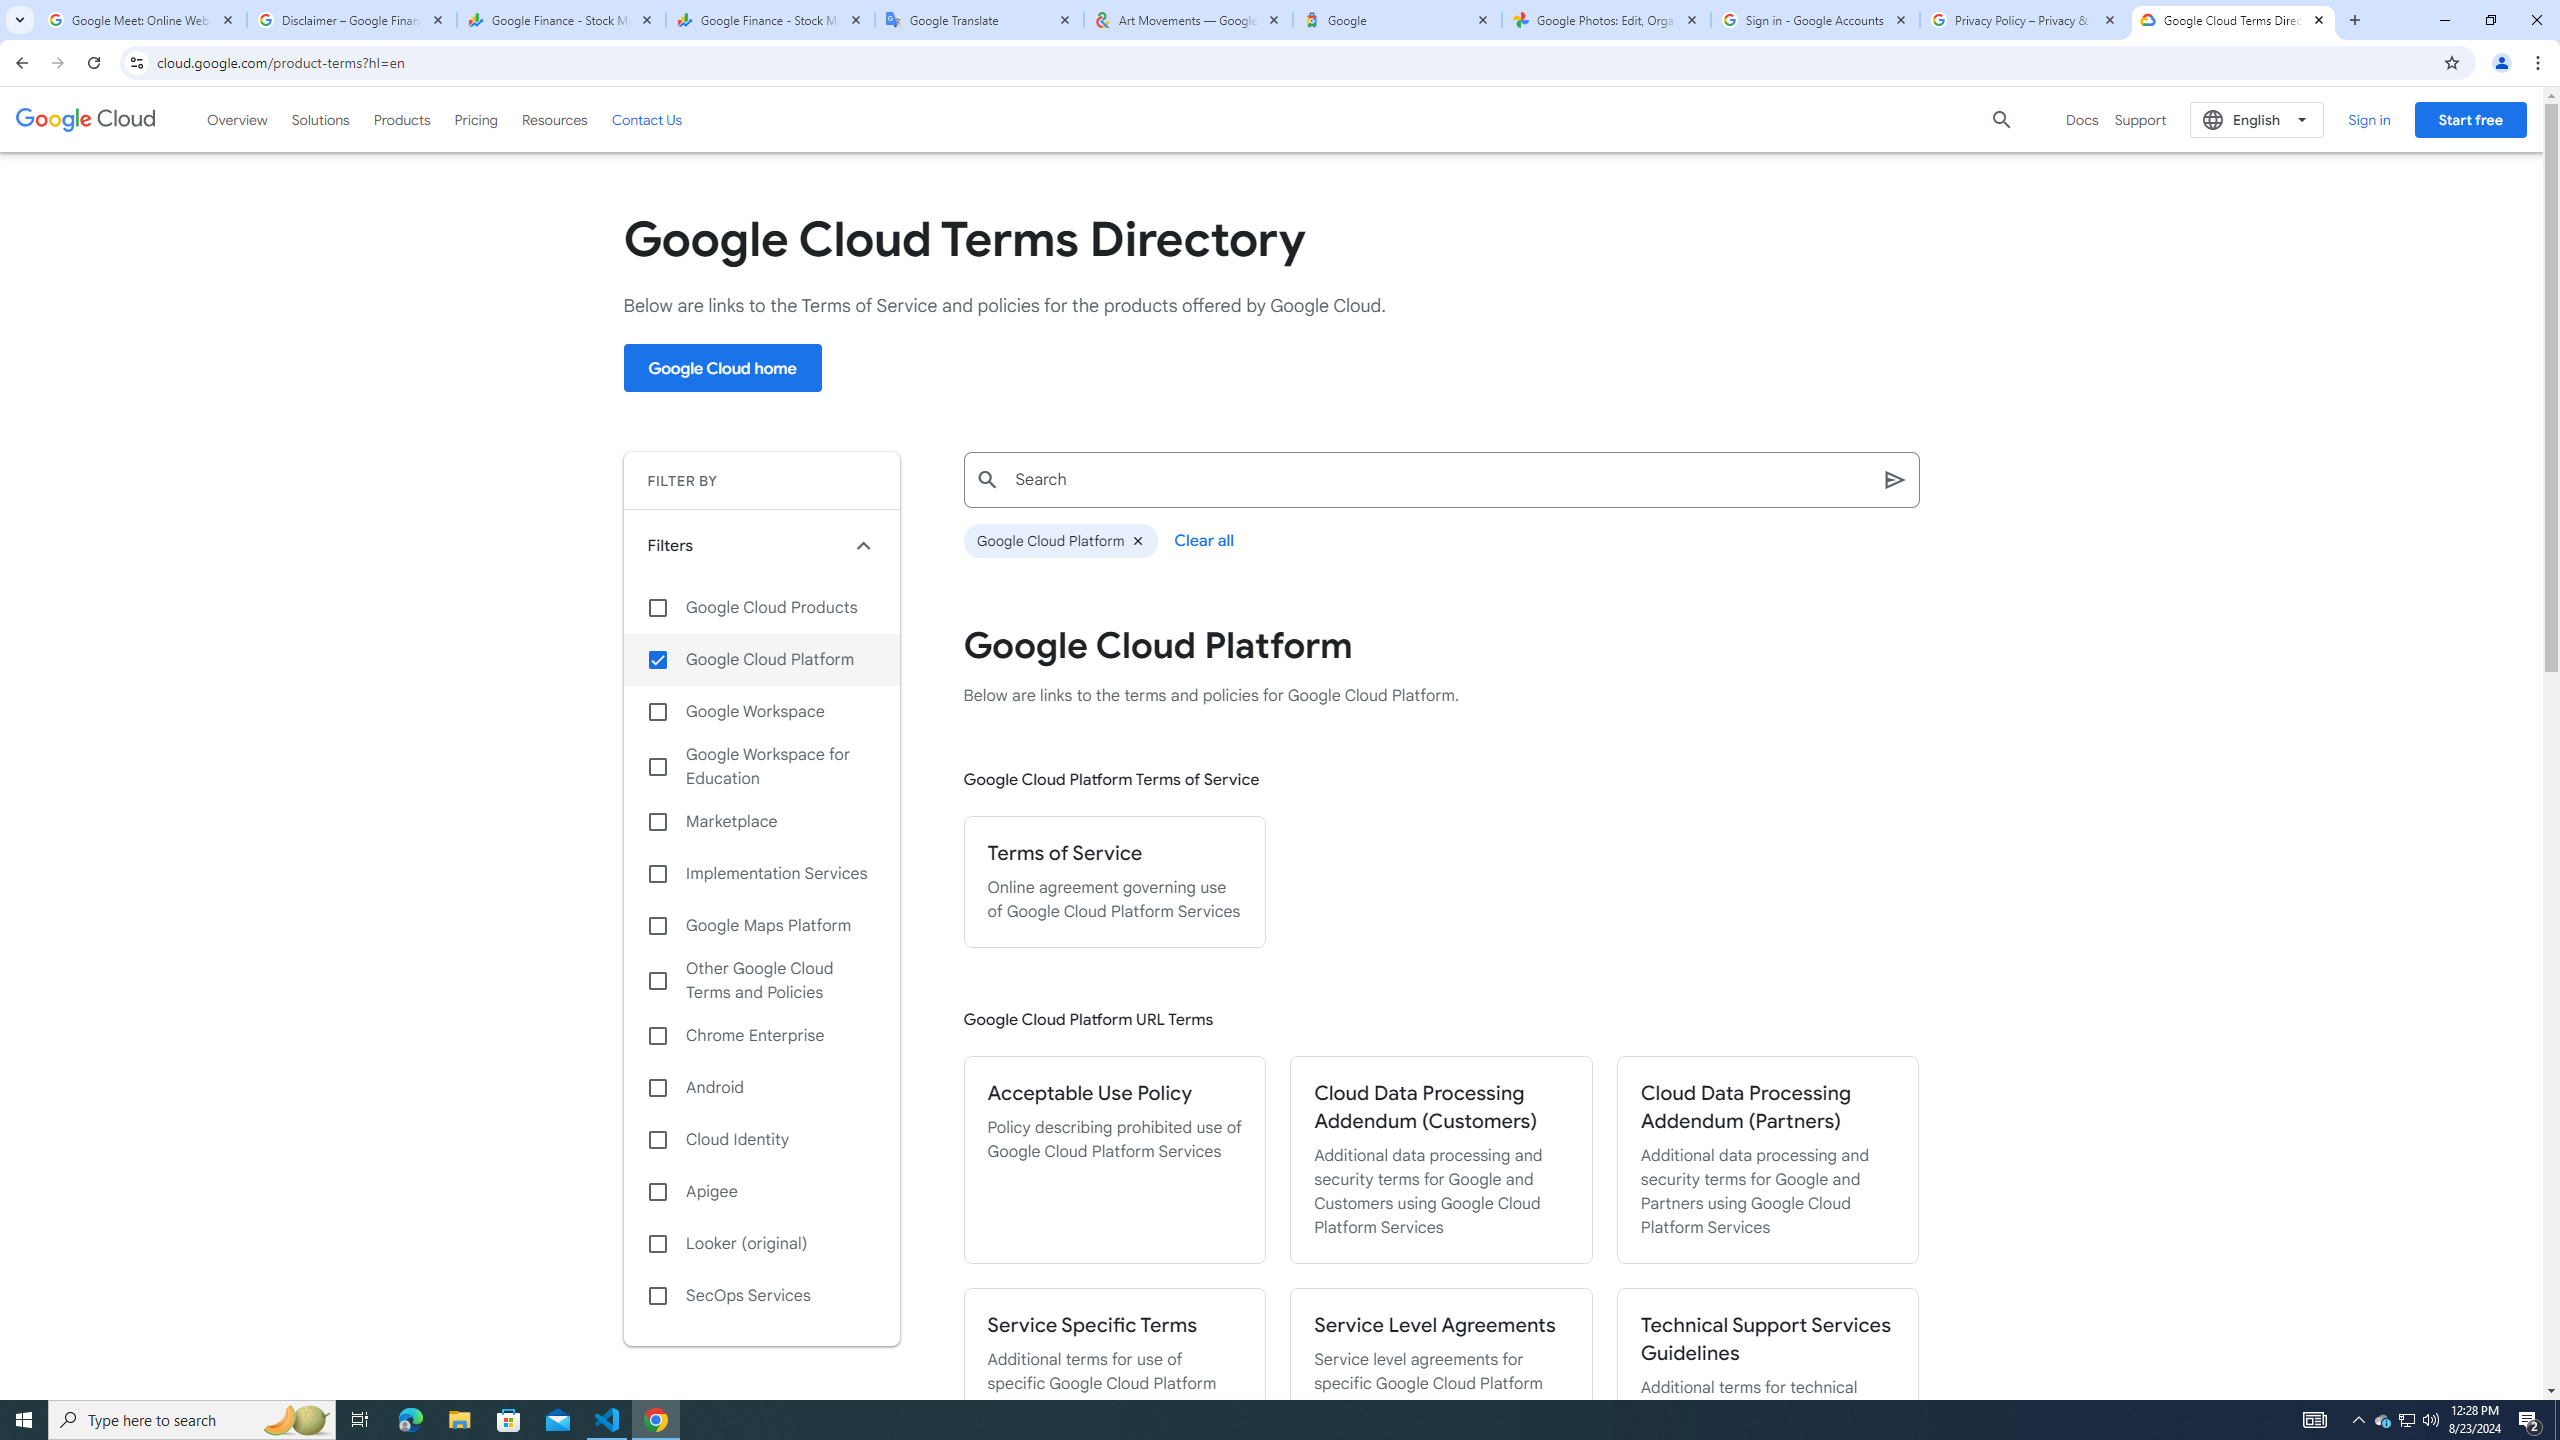 The image size is (2560, 1440). What do you see at coordinates (647, 119) in the screenshot?
I see `'Contact Us'` at bounding box center [647, 119].